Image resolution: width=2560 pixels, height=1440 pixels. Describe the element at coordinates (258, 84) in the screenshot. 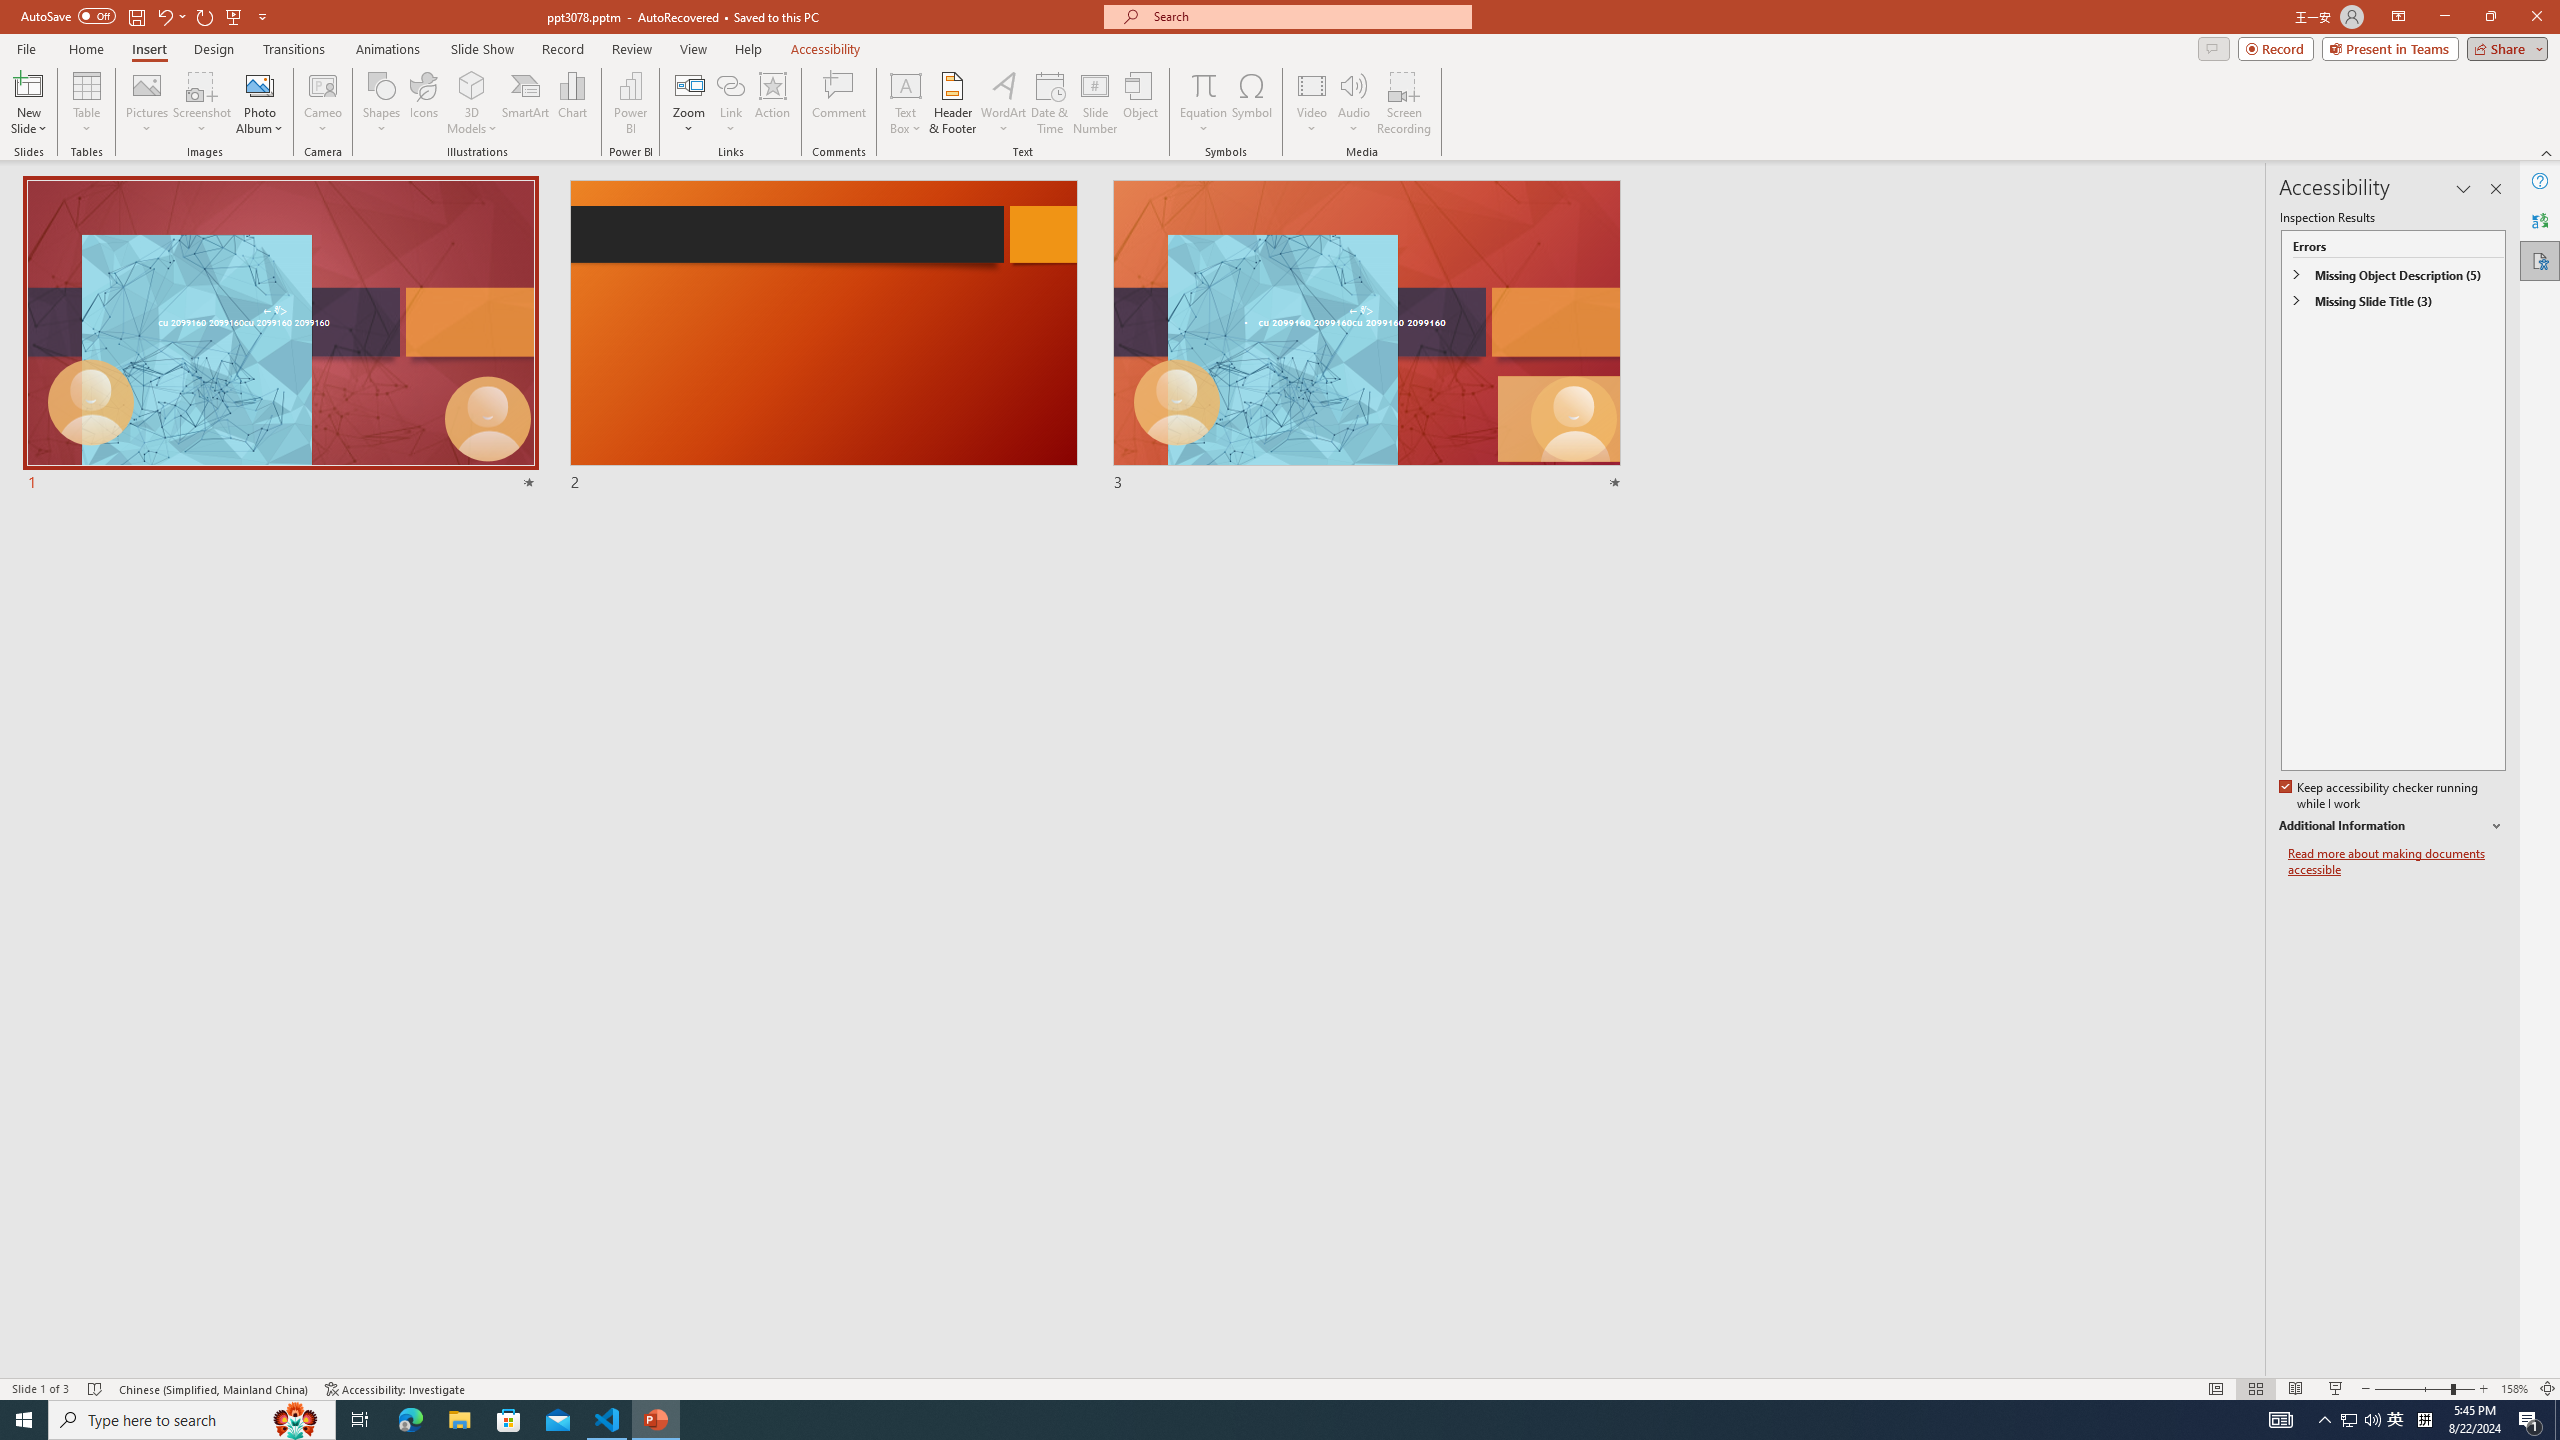

I see `'New Photo Album...'` at that location.